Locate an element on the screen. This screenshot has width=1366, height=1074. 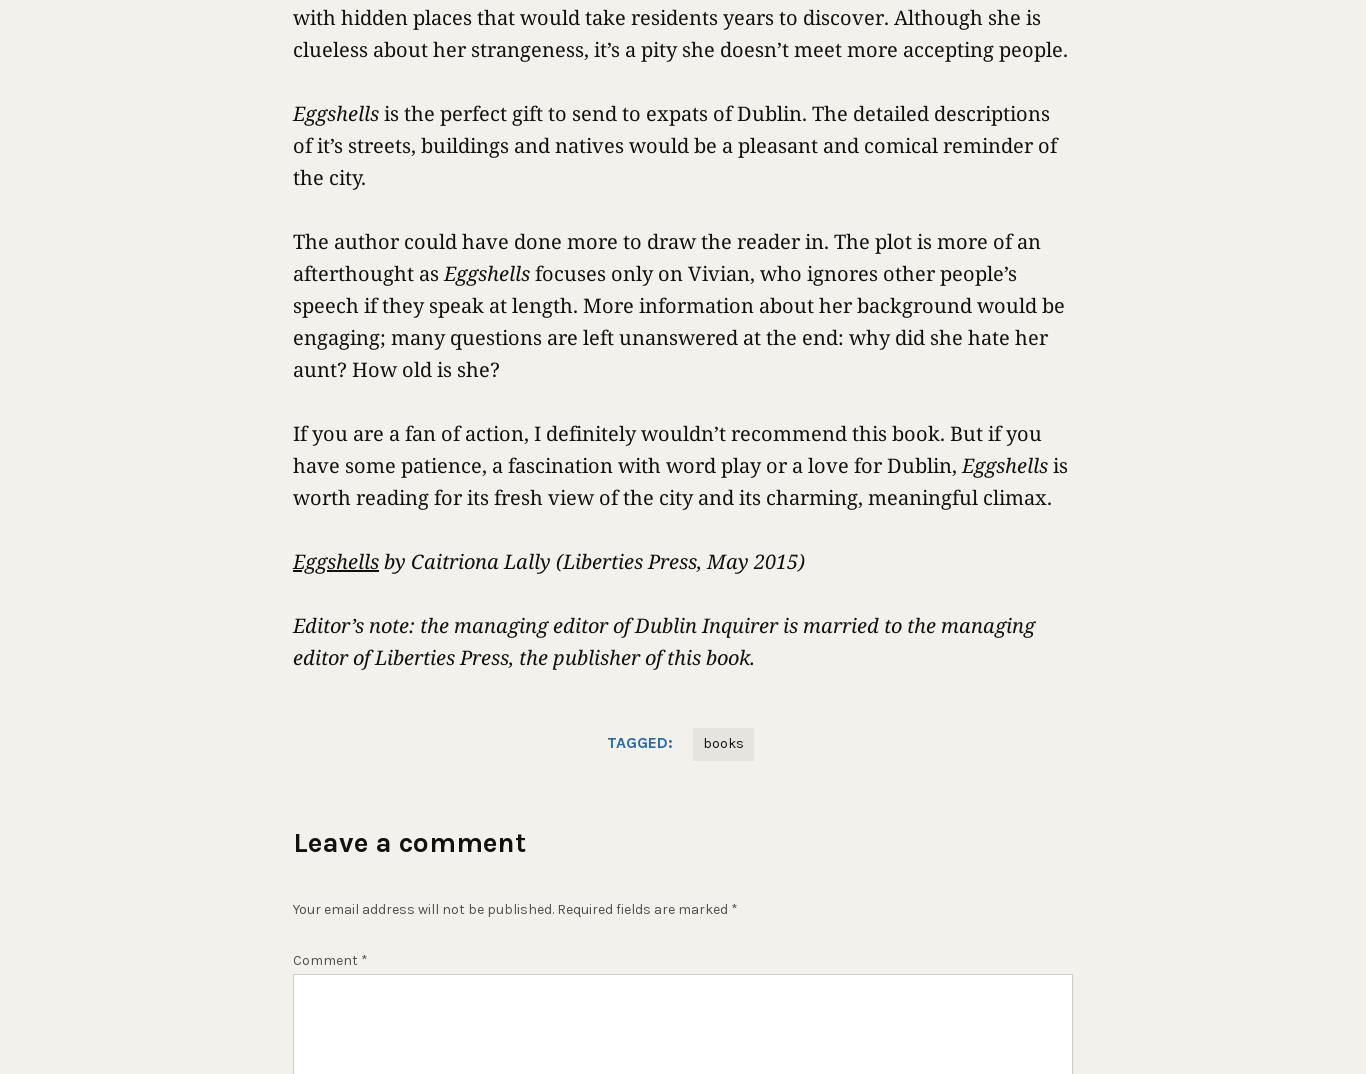
'Required fields are marked' is located at coordinates (557, 908).